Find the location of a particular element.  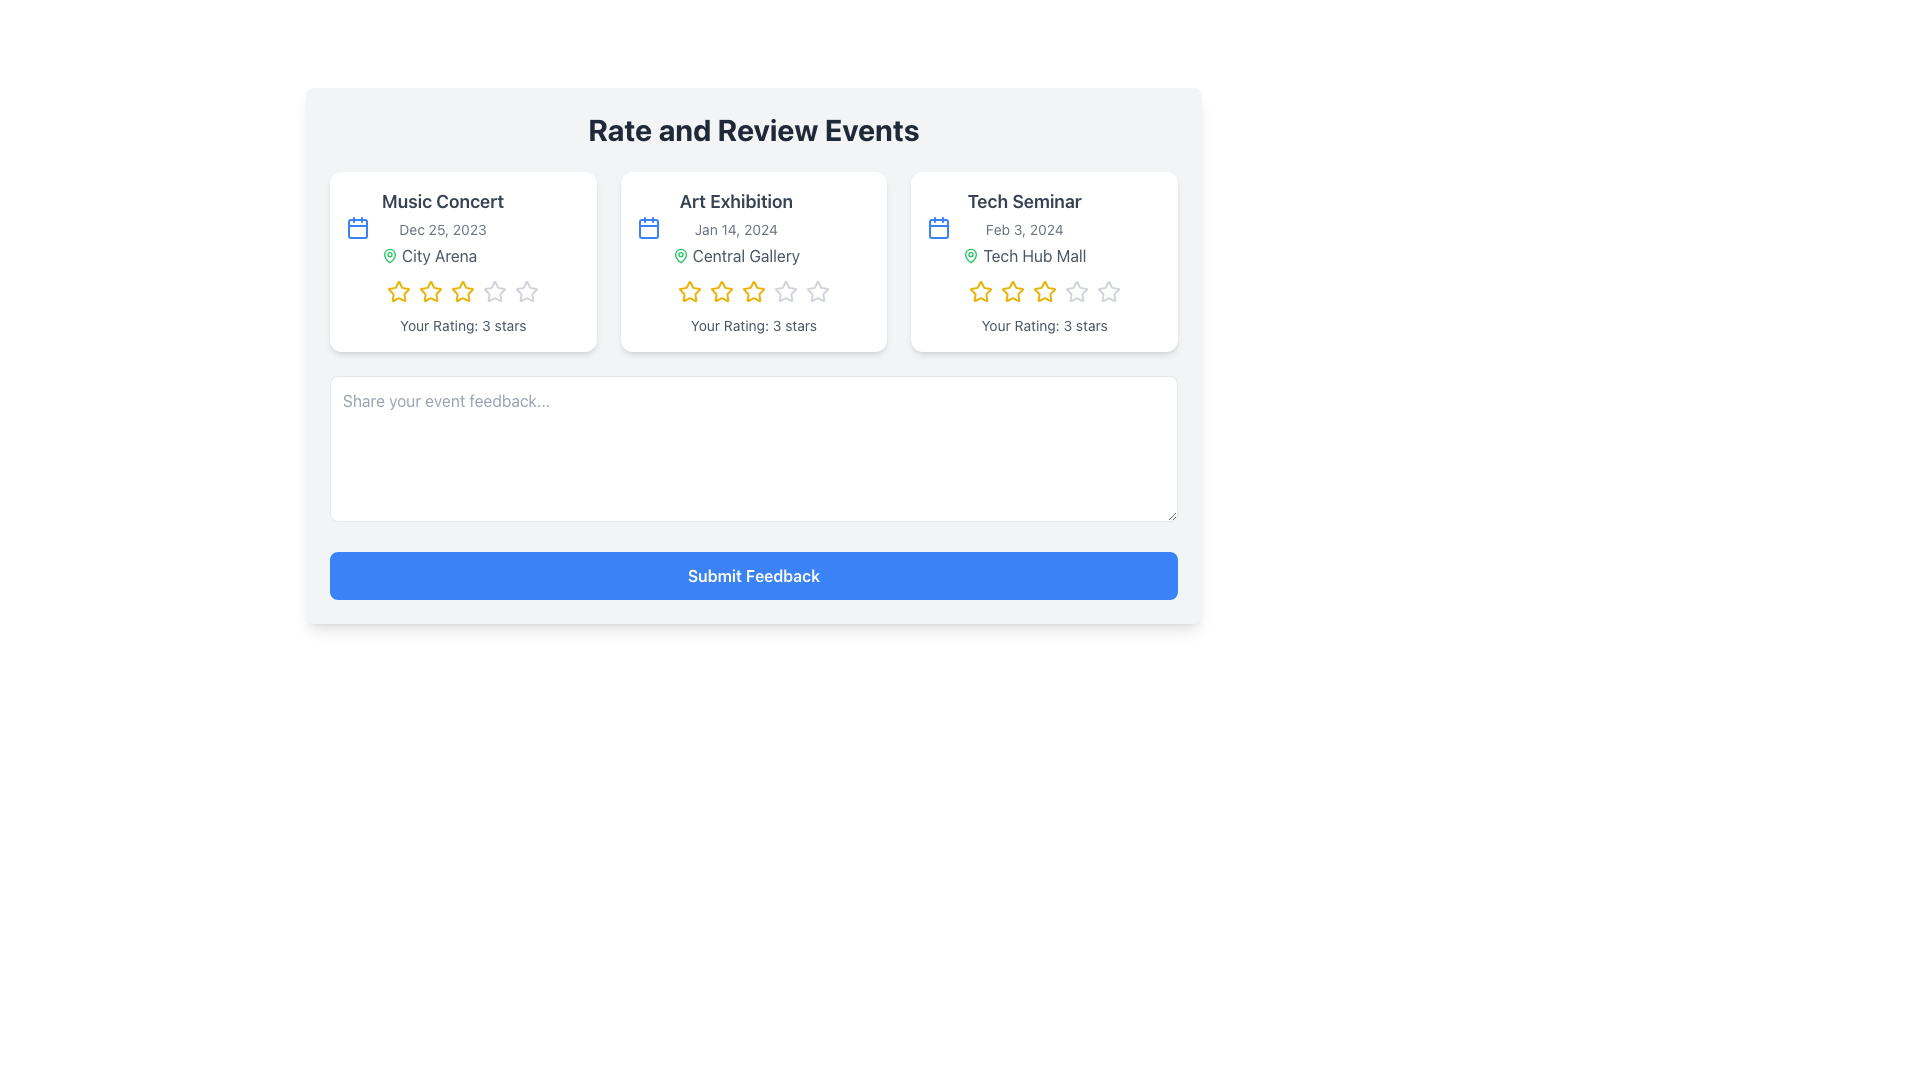

the fourth star icon in the rating system of the 'Music Concert' card is located at coordinates (527, 292).